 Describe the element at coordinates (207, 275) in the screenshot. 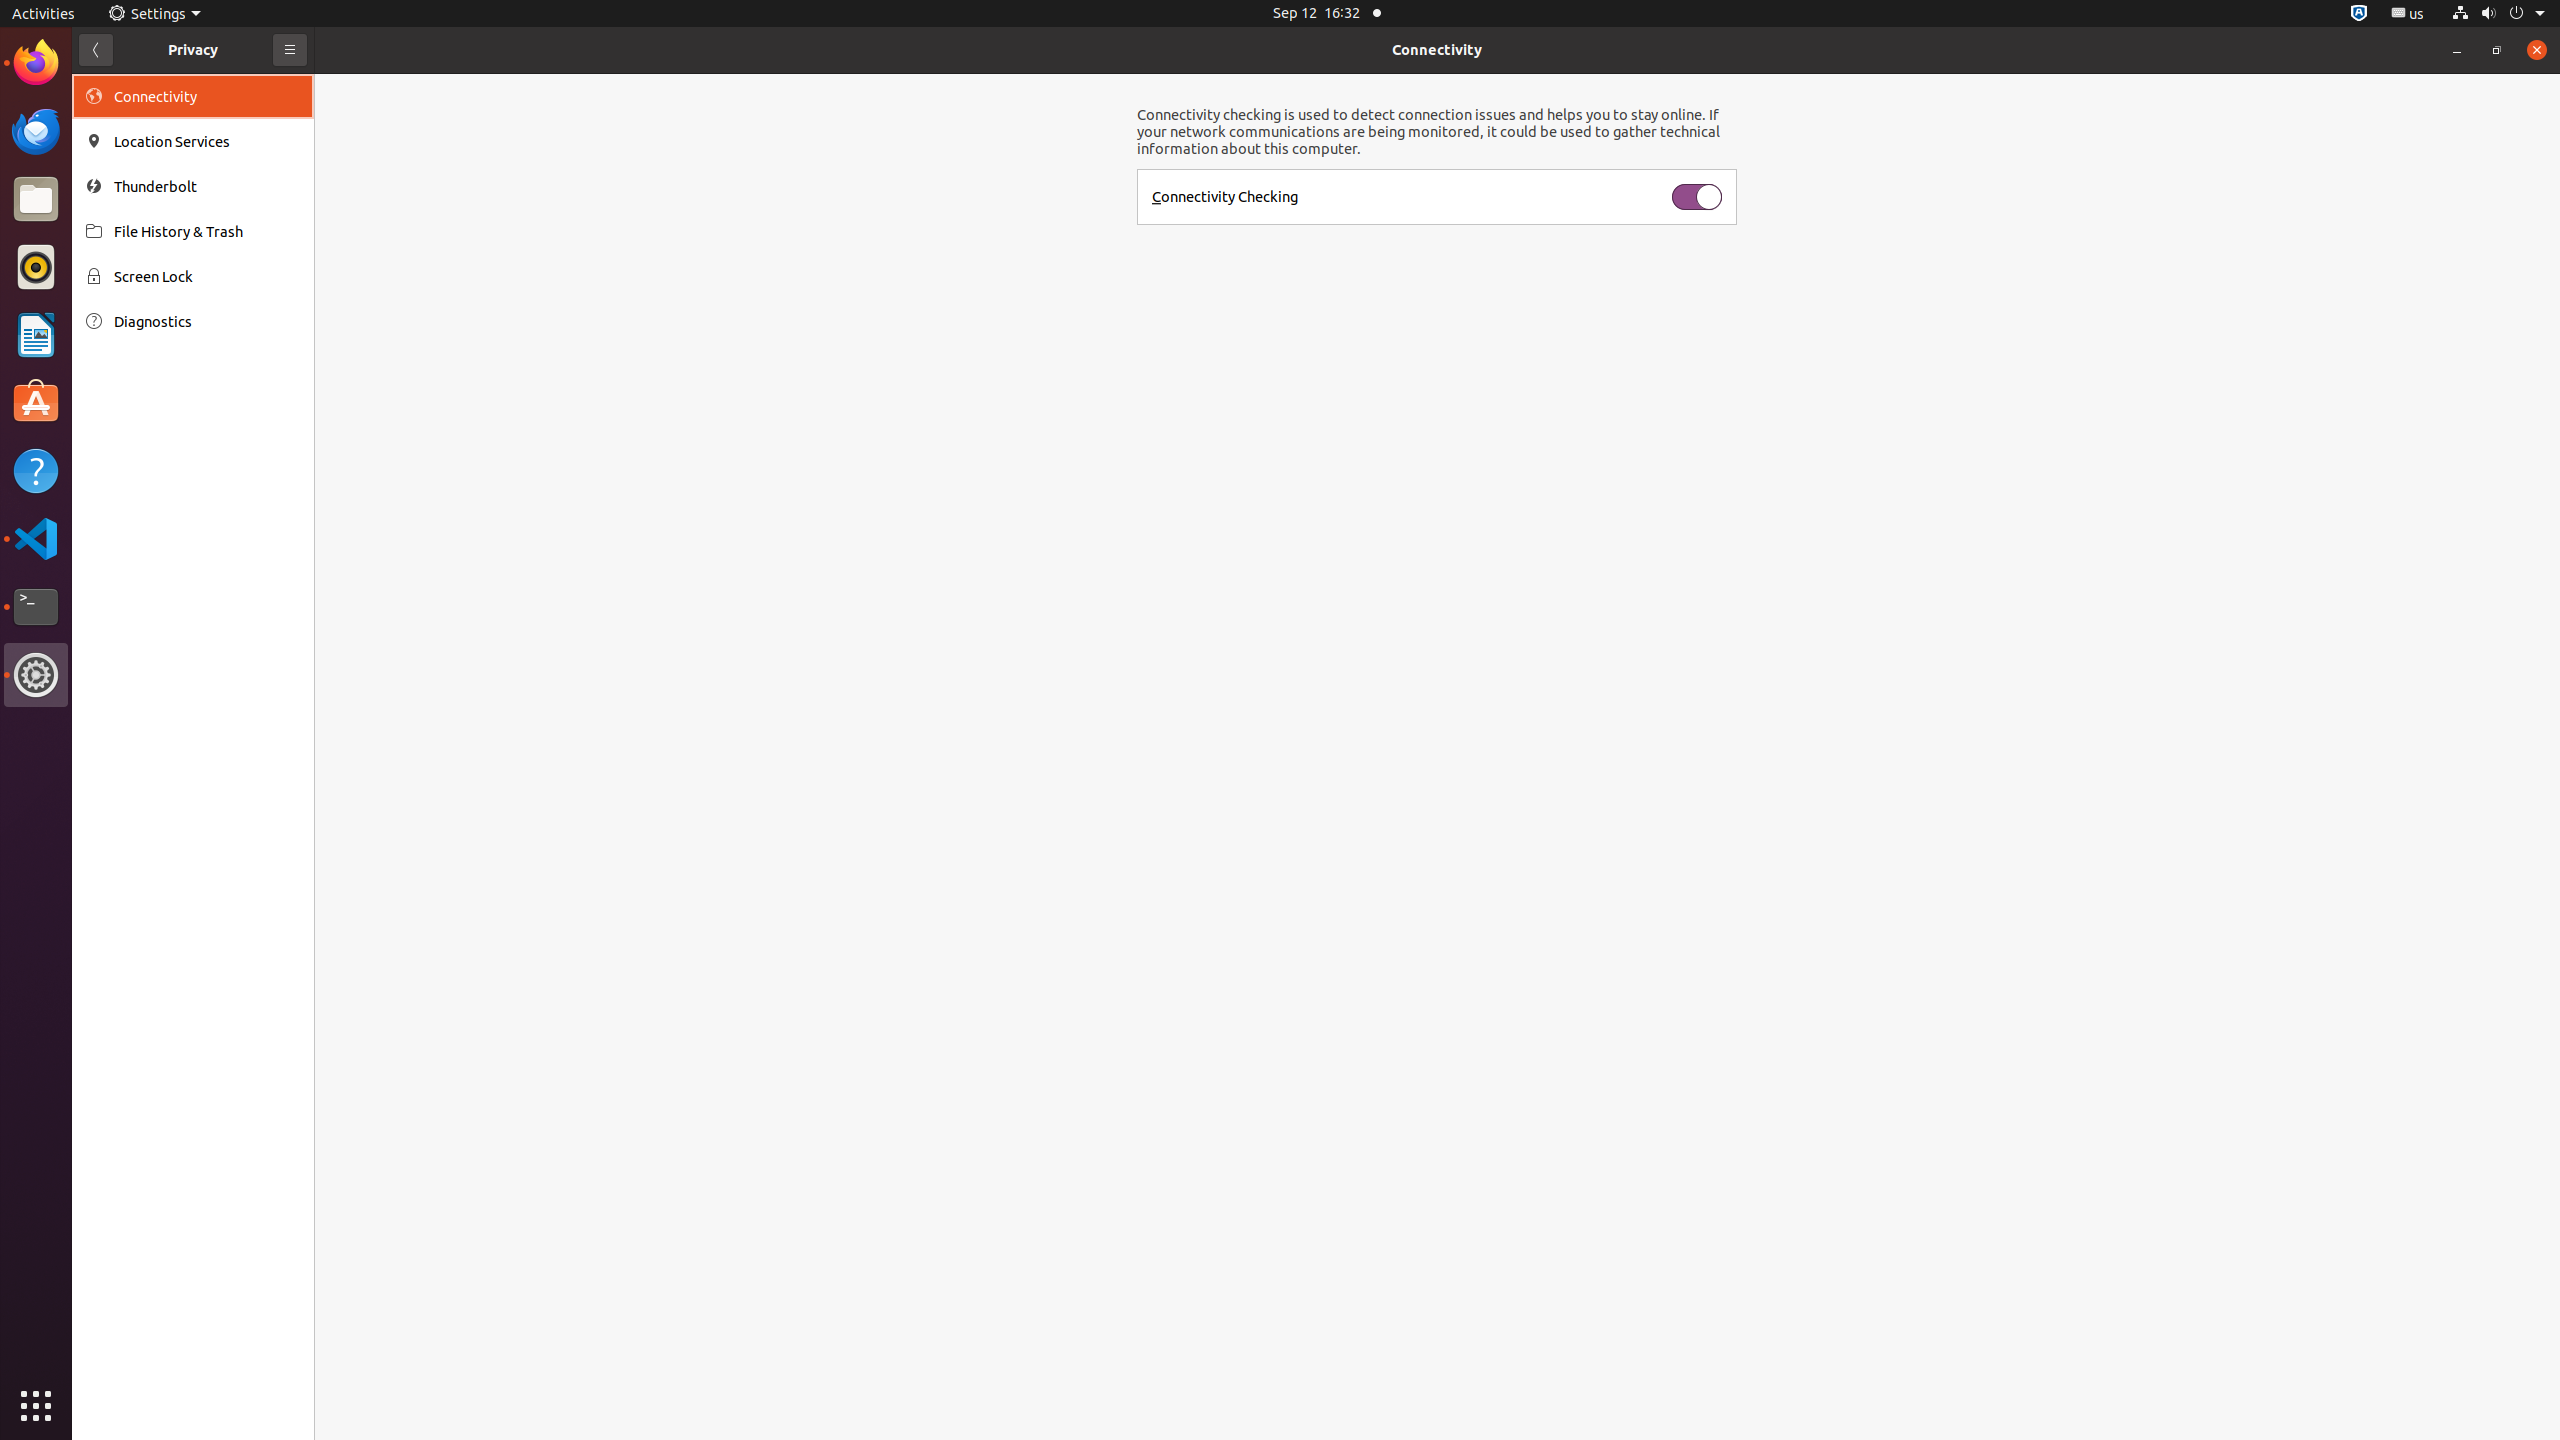

I see `'Screen Lock'` at that location.